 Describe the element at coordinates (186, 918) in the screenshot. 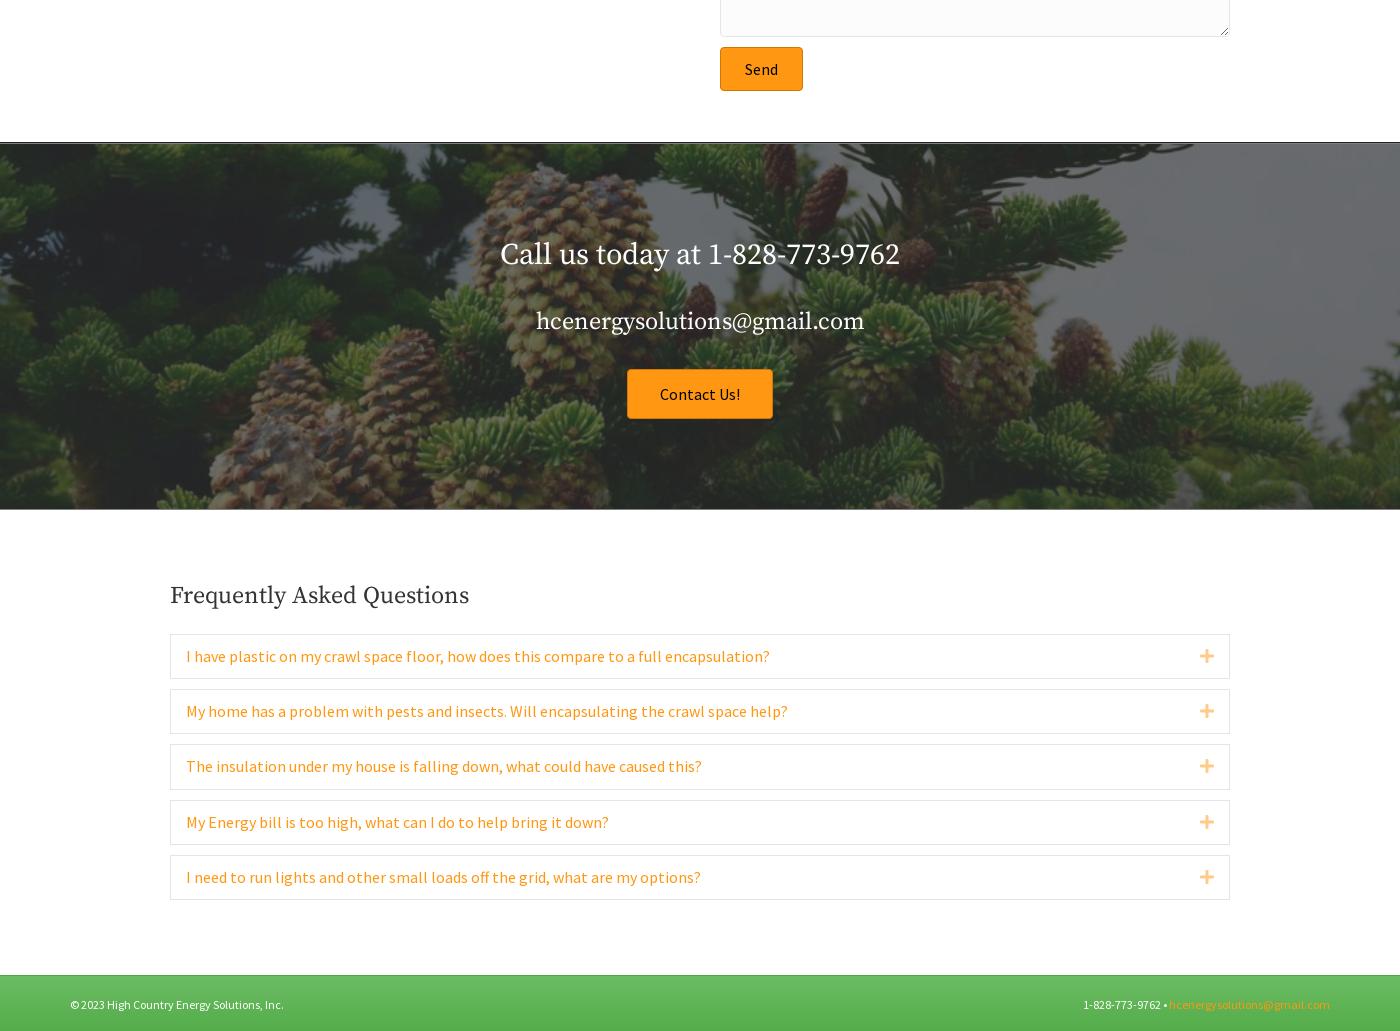

I see `'I need to run lights and other small loads off the grid, what are my options?'` at that location.